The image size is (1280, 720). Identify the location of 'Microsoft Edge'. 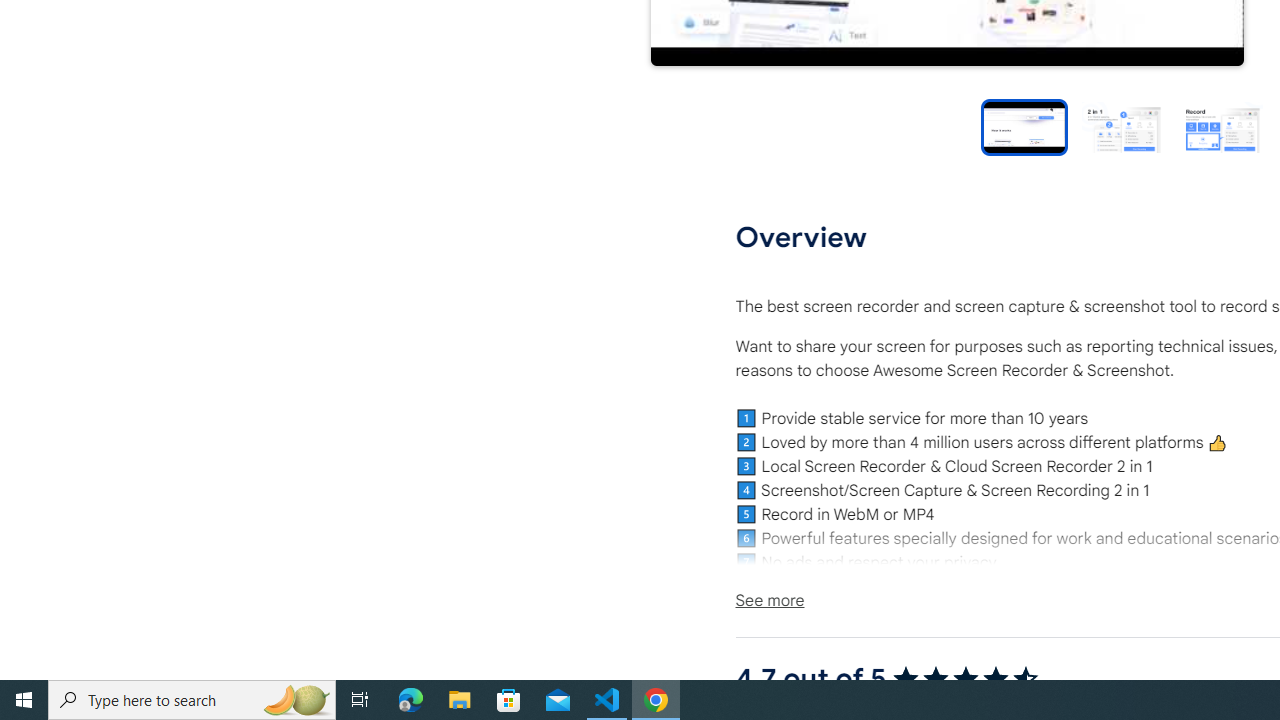
(410, 698).